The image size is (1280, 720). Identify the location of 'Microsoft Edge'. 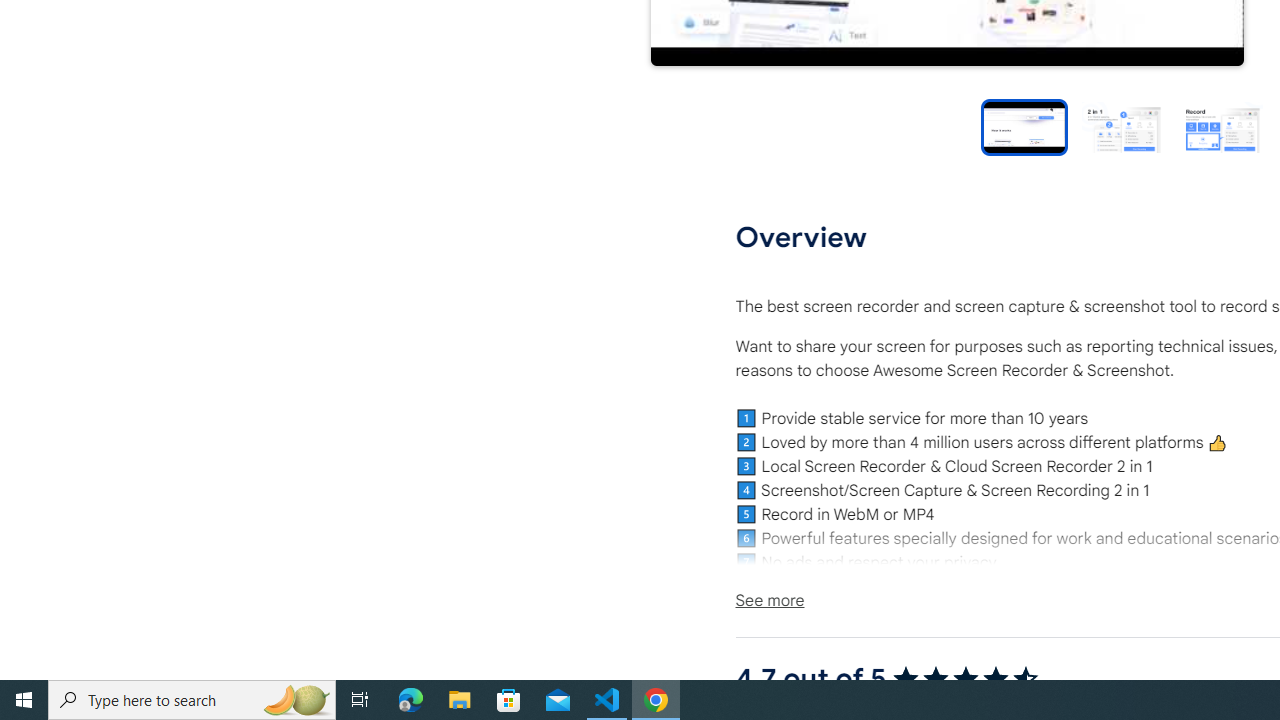
(410, 698).